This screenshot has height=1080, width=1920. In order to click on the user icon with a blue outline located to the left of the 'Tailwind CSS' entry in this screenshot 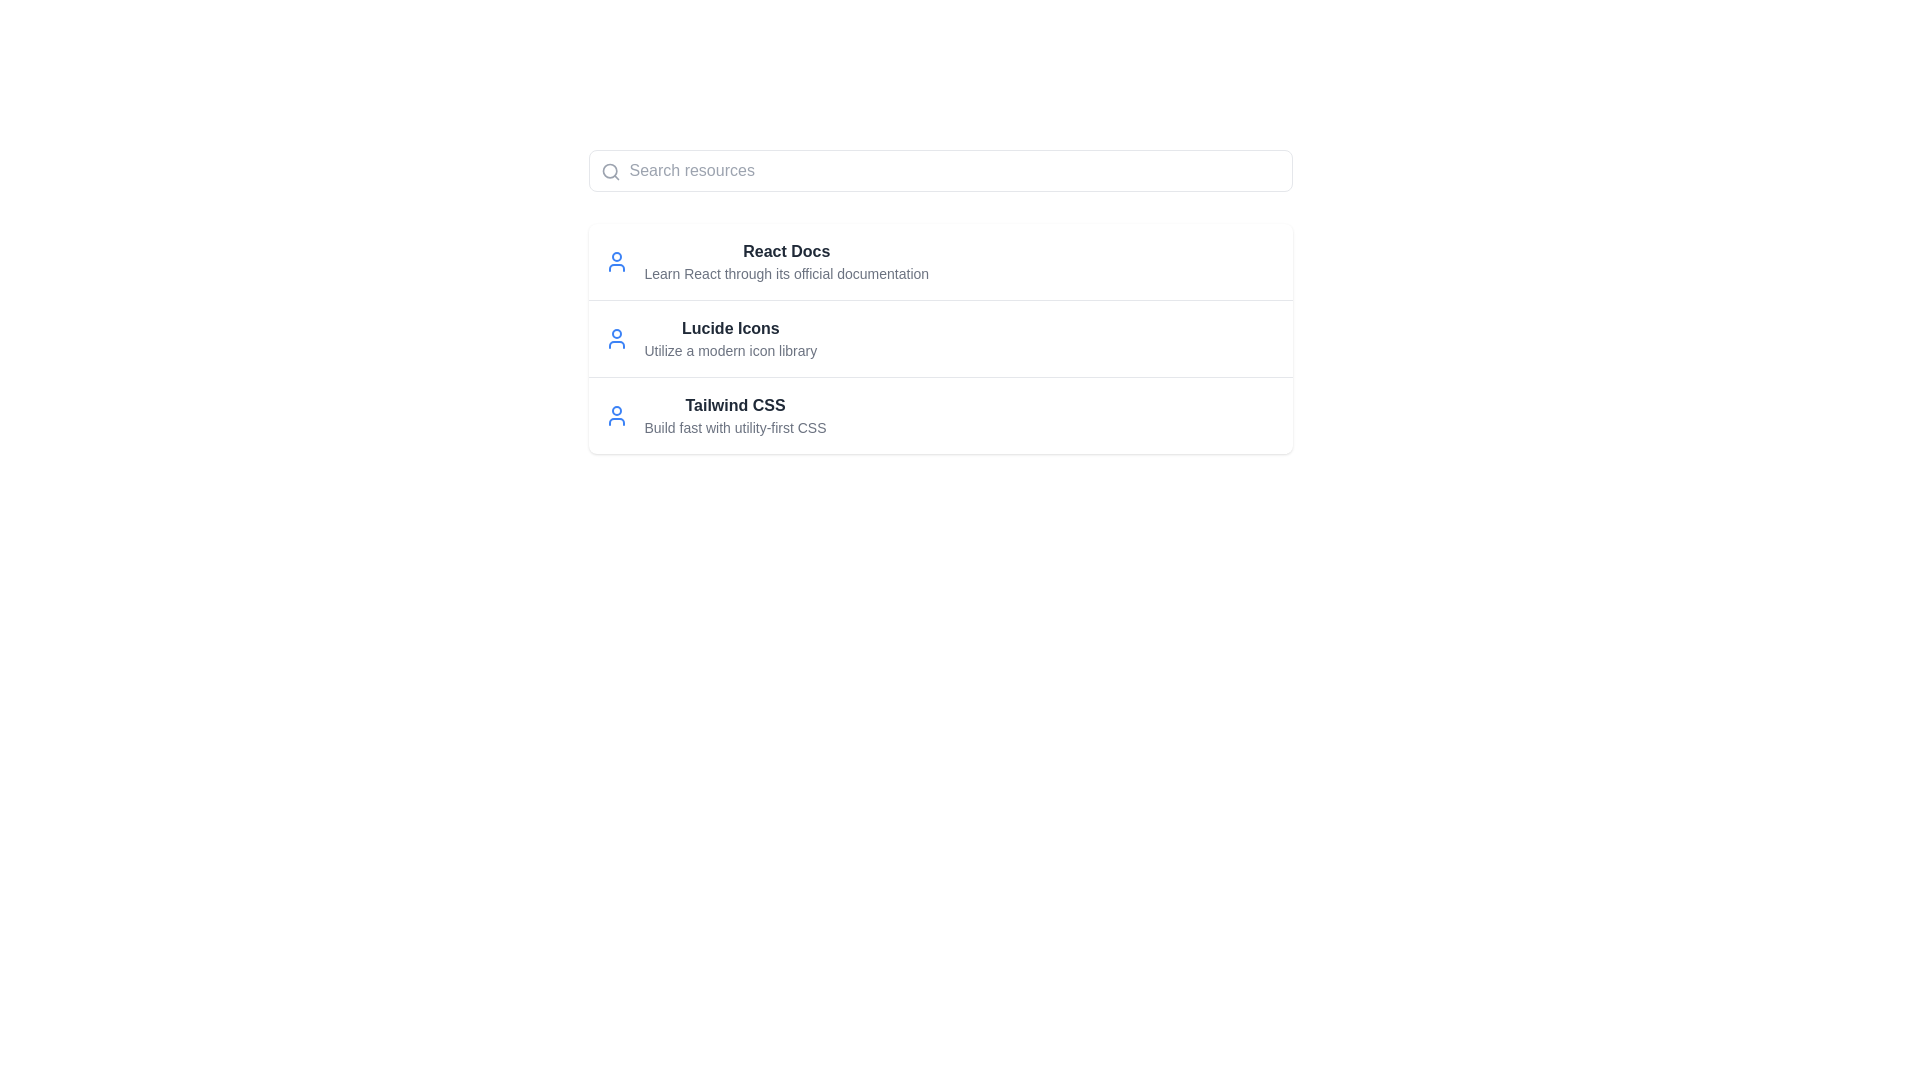, I will do `click(615, 415)`.